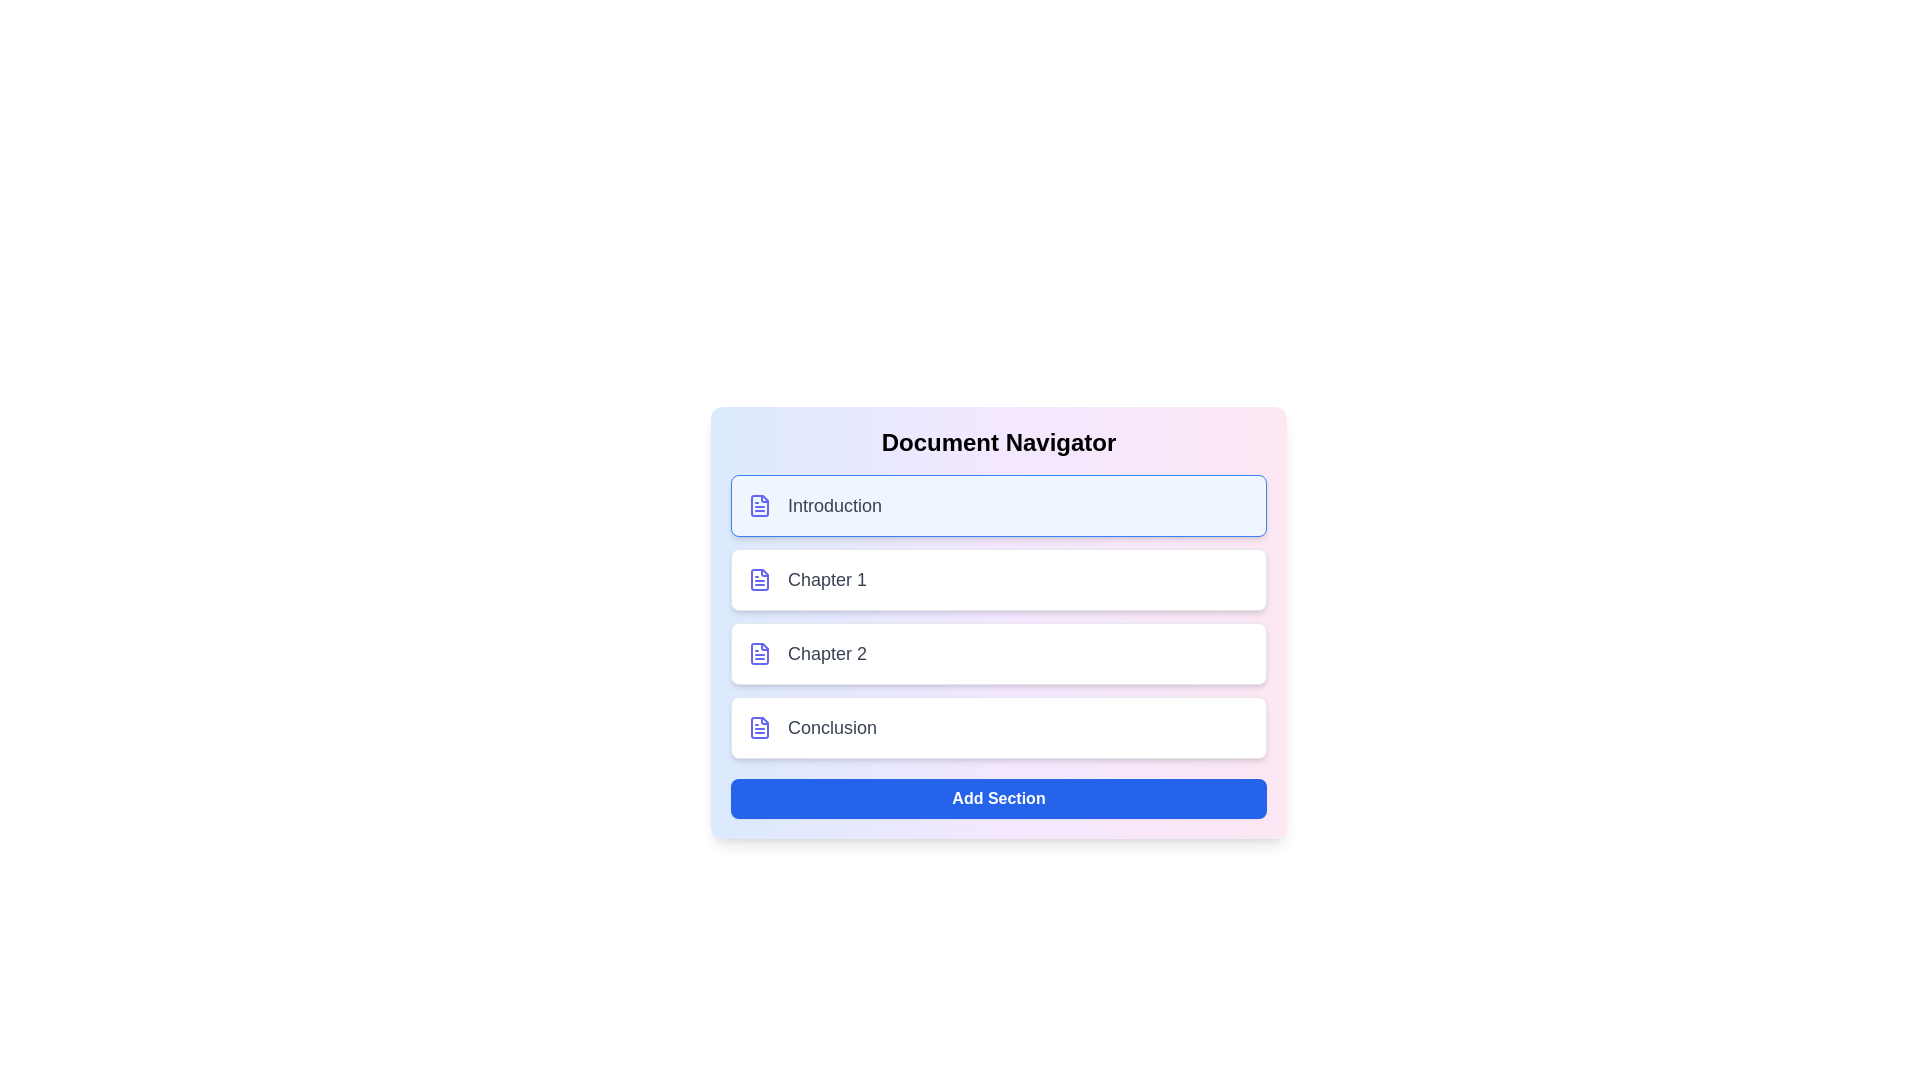  I want to click on the section corresponding to Conclusion by clicking on its list item, so click(998, 728).